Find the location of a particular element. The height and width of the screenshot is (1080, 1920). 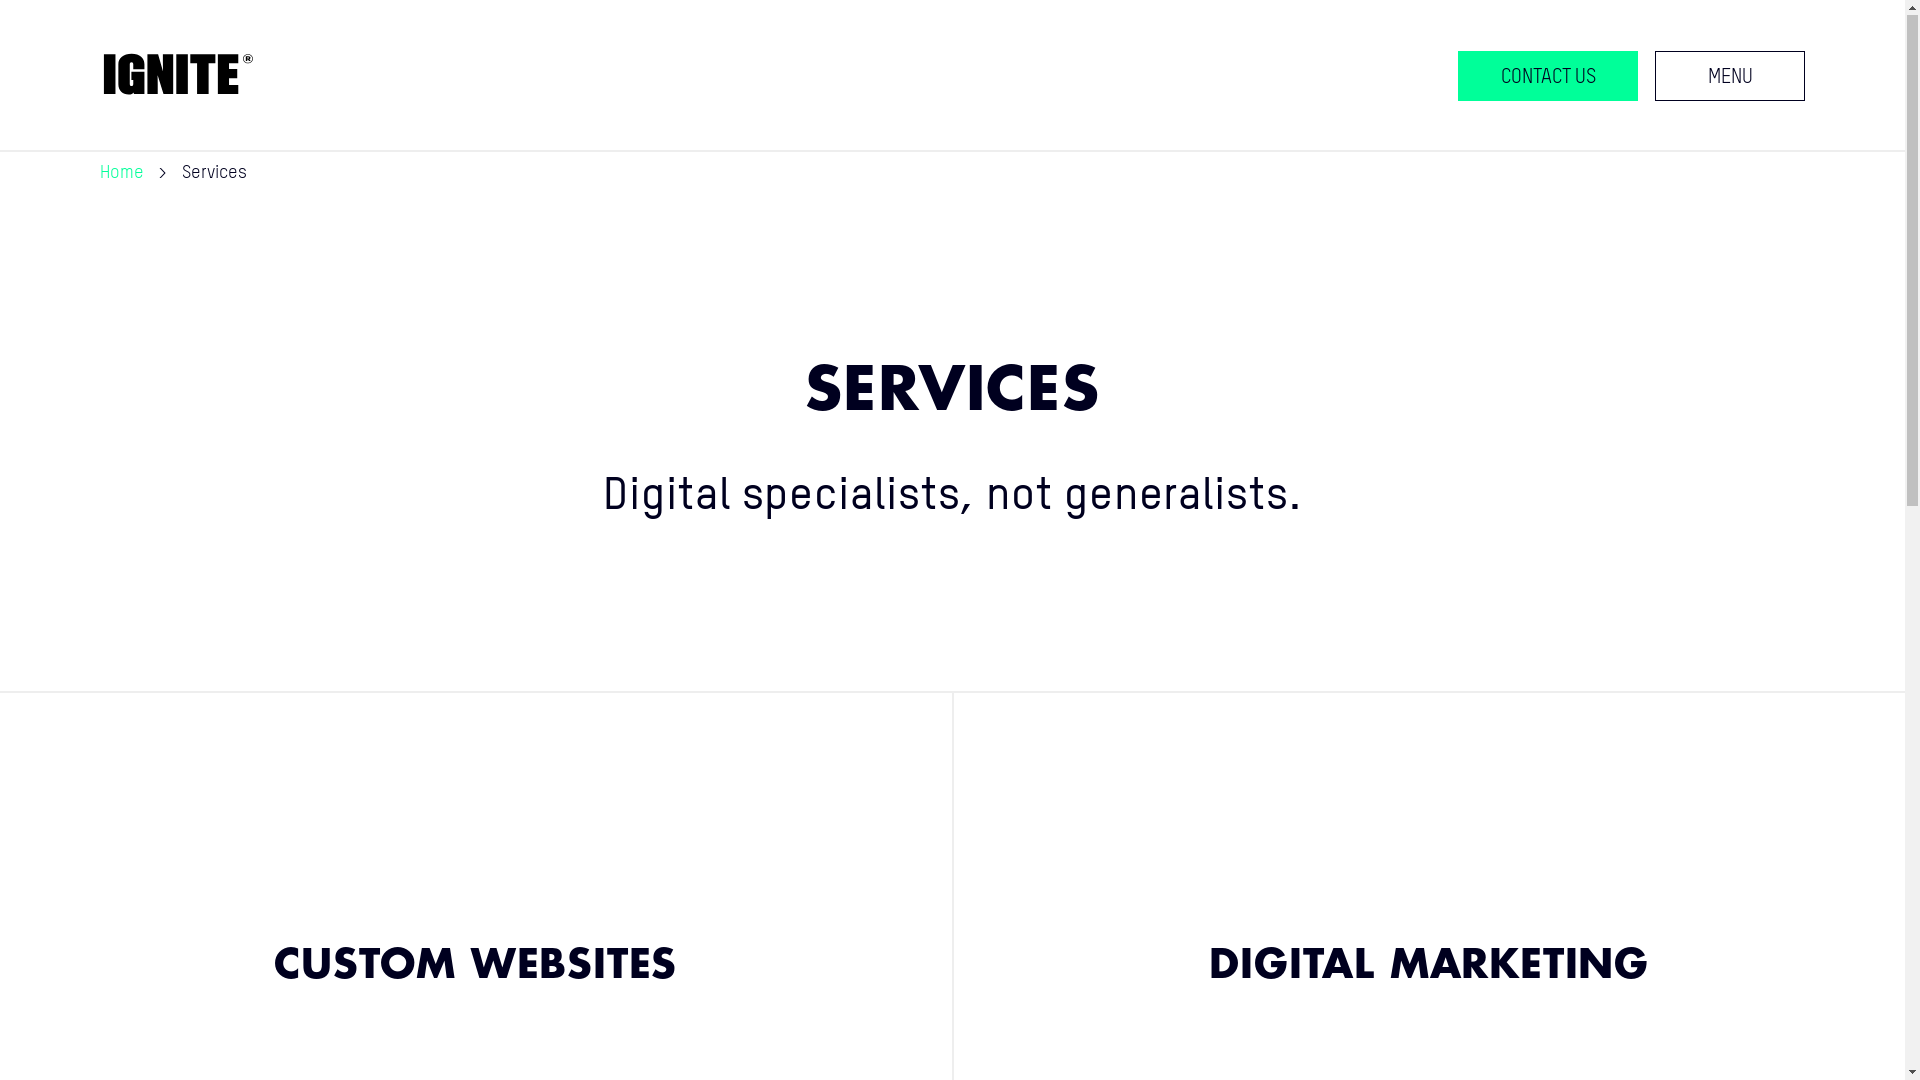

'MENU' is located at coordinates (1728, 76).